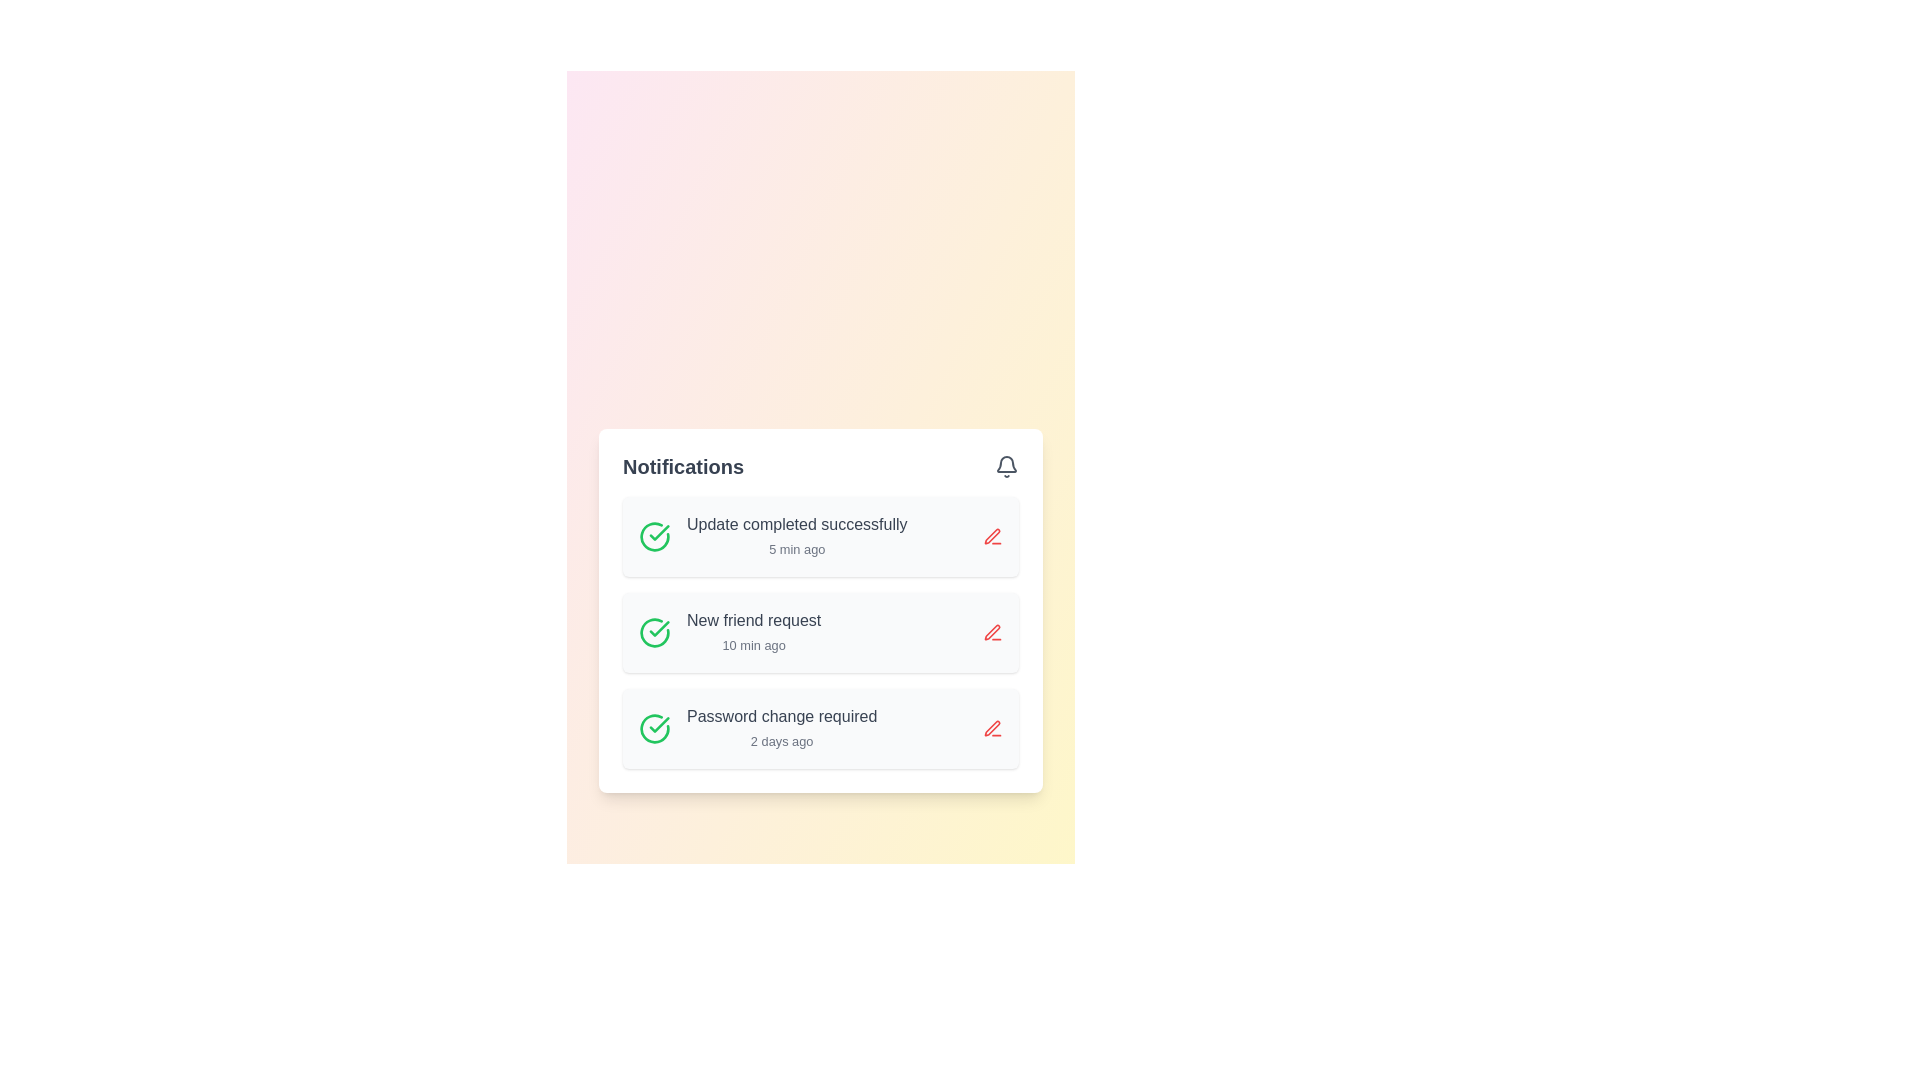 This screenshot has width=1920, height=1080. I want to click on the notification bell icon located at the top-right corner of the notification panel, near the text 'Notifications', so click(1007, 466).